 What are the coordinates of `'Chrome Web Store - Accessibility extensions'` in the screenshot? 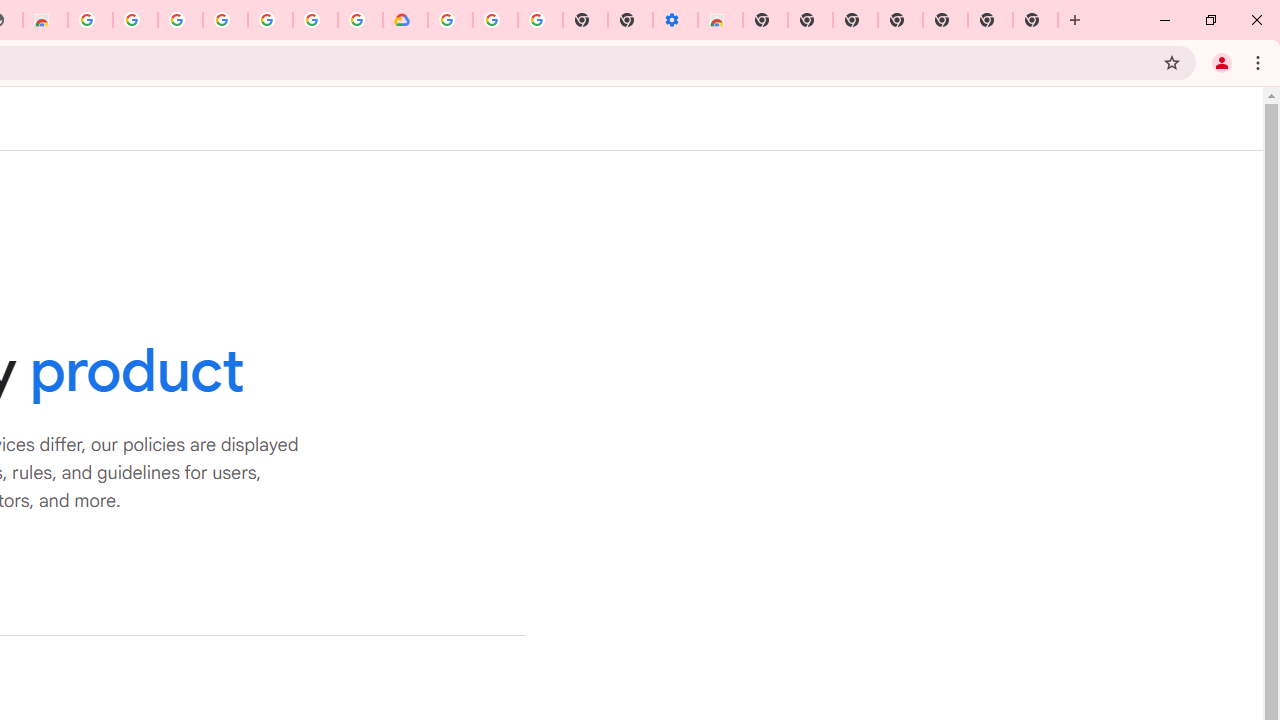 It's located at (720, 20).